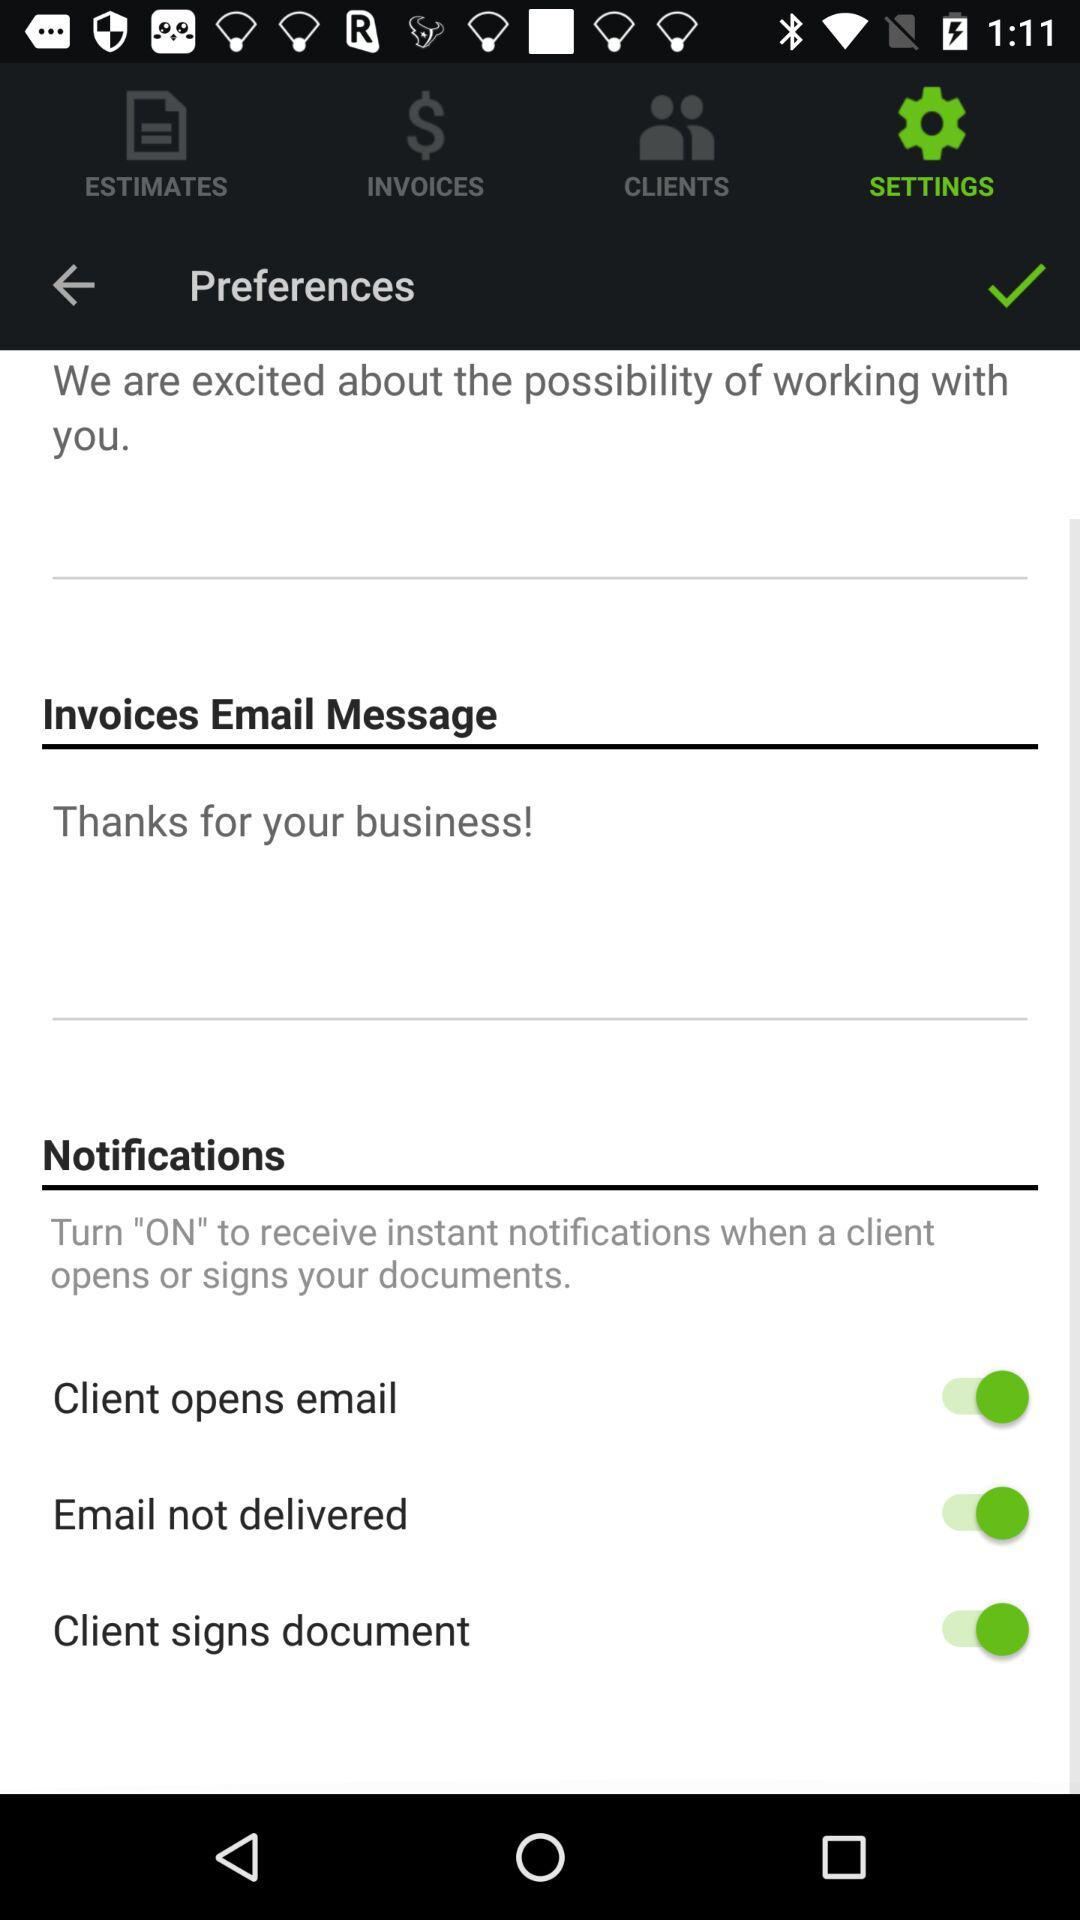 The image size is (1080, 1920). What do you see at coordinates (974, 1513) in the screenshot?
I see `email toggle` at bounding box center [974, 1513].